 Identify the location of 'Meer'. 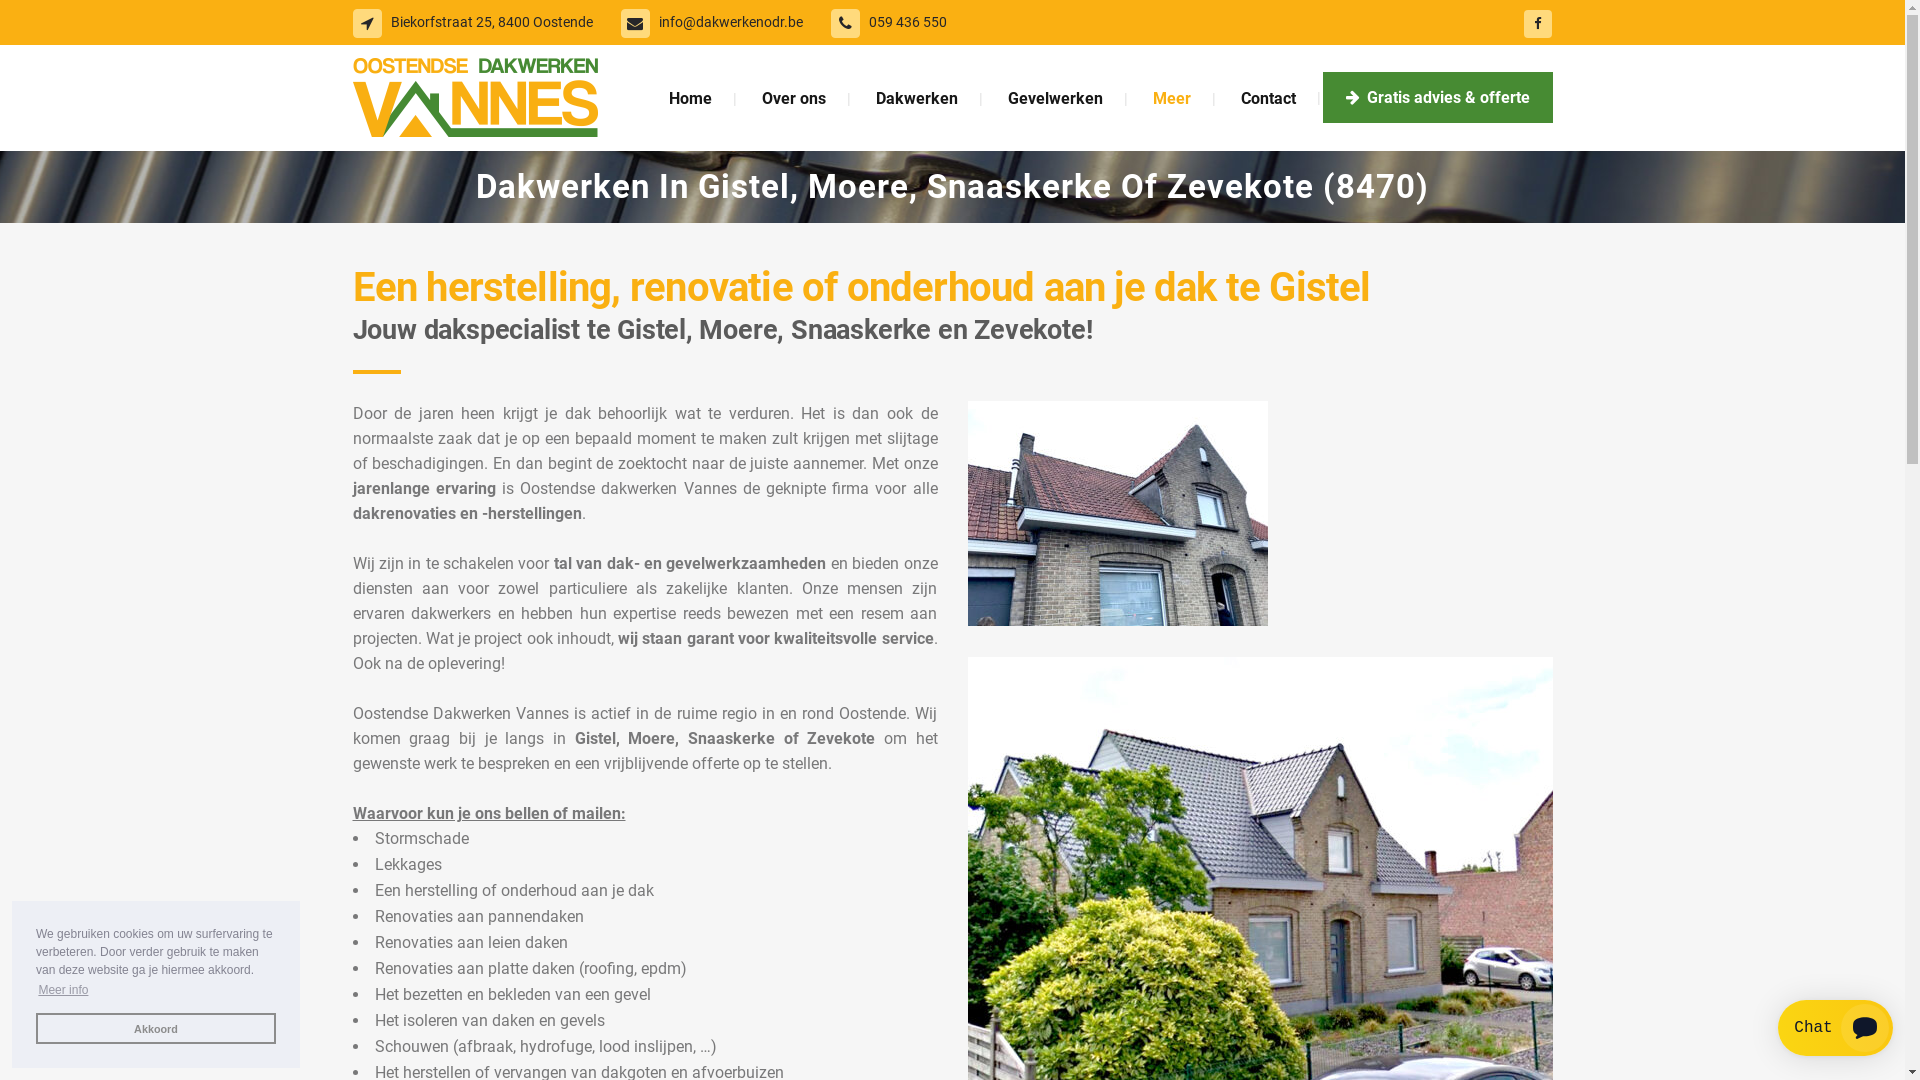
(1171, 98).